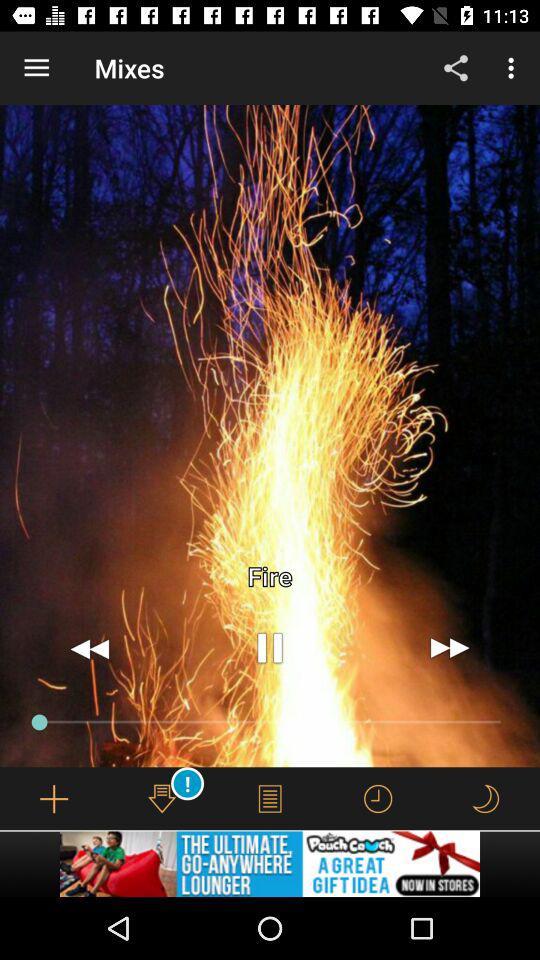 Image resolution: width=540 pixels, height=960 pixels. What do you see at coordinates (54, 798) in the screenshot?
I see `a track` at bounding box center [54, 798].